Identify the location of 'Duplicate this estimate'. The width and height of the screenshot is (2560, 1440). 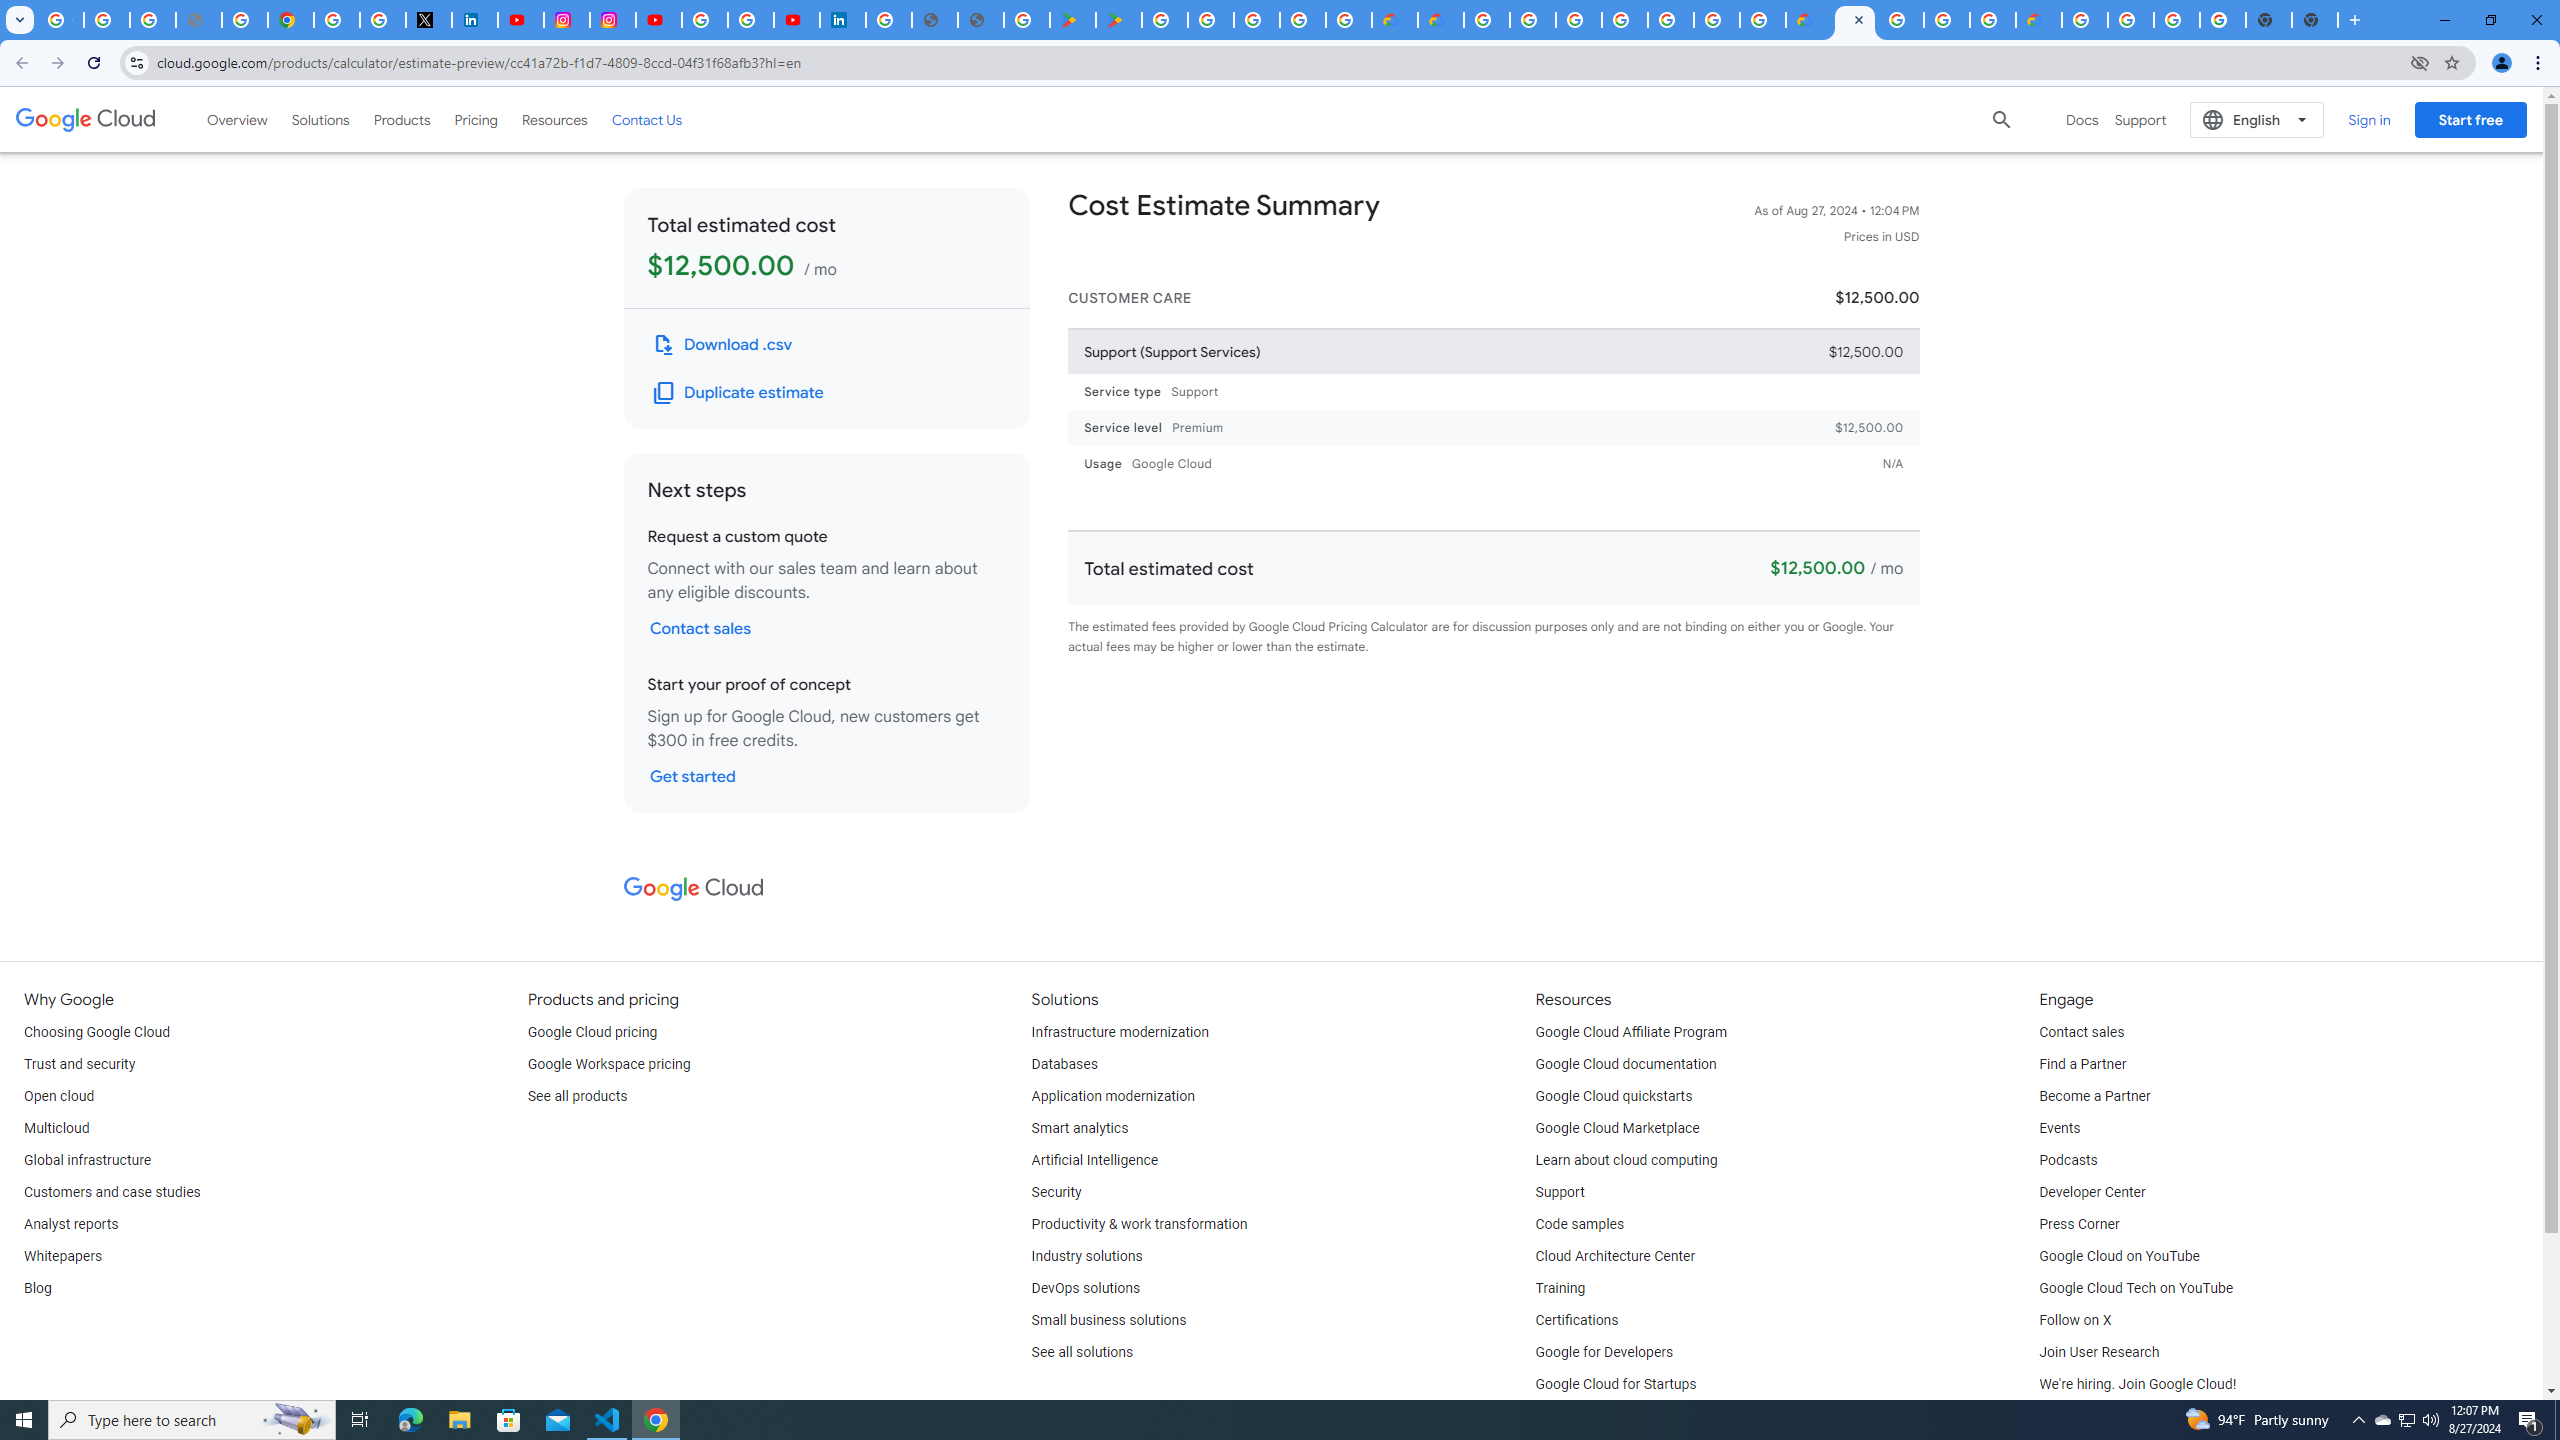
(738, 392).